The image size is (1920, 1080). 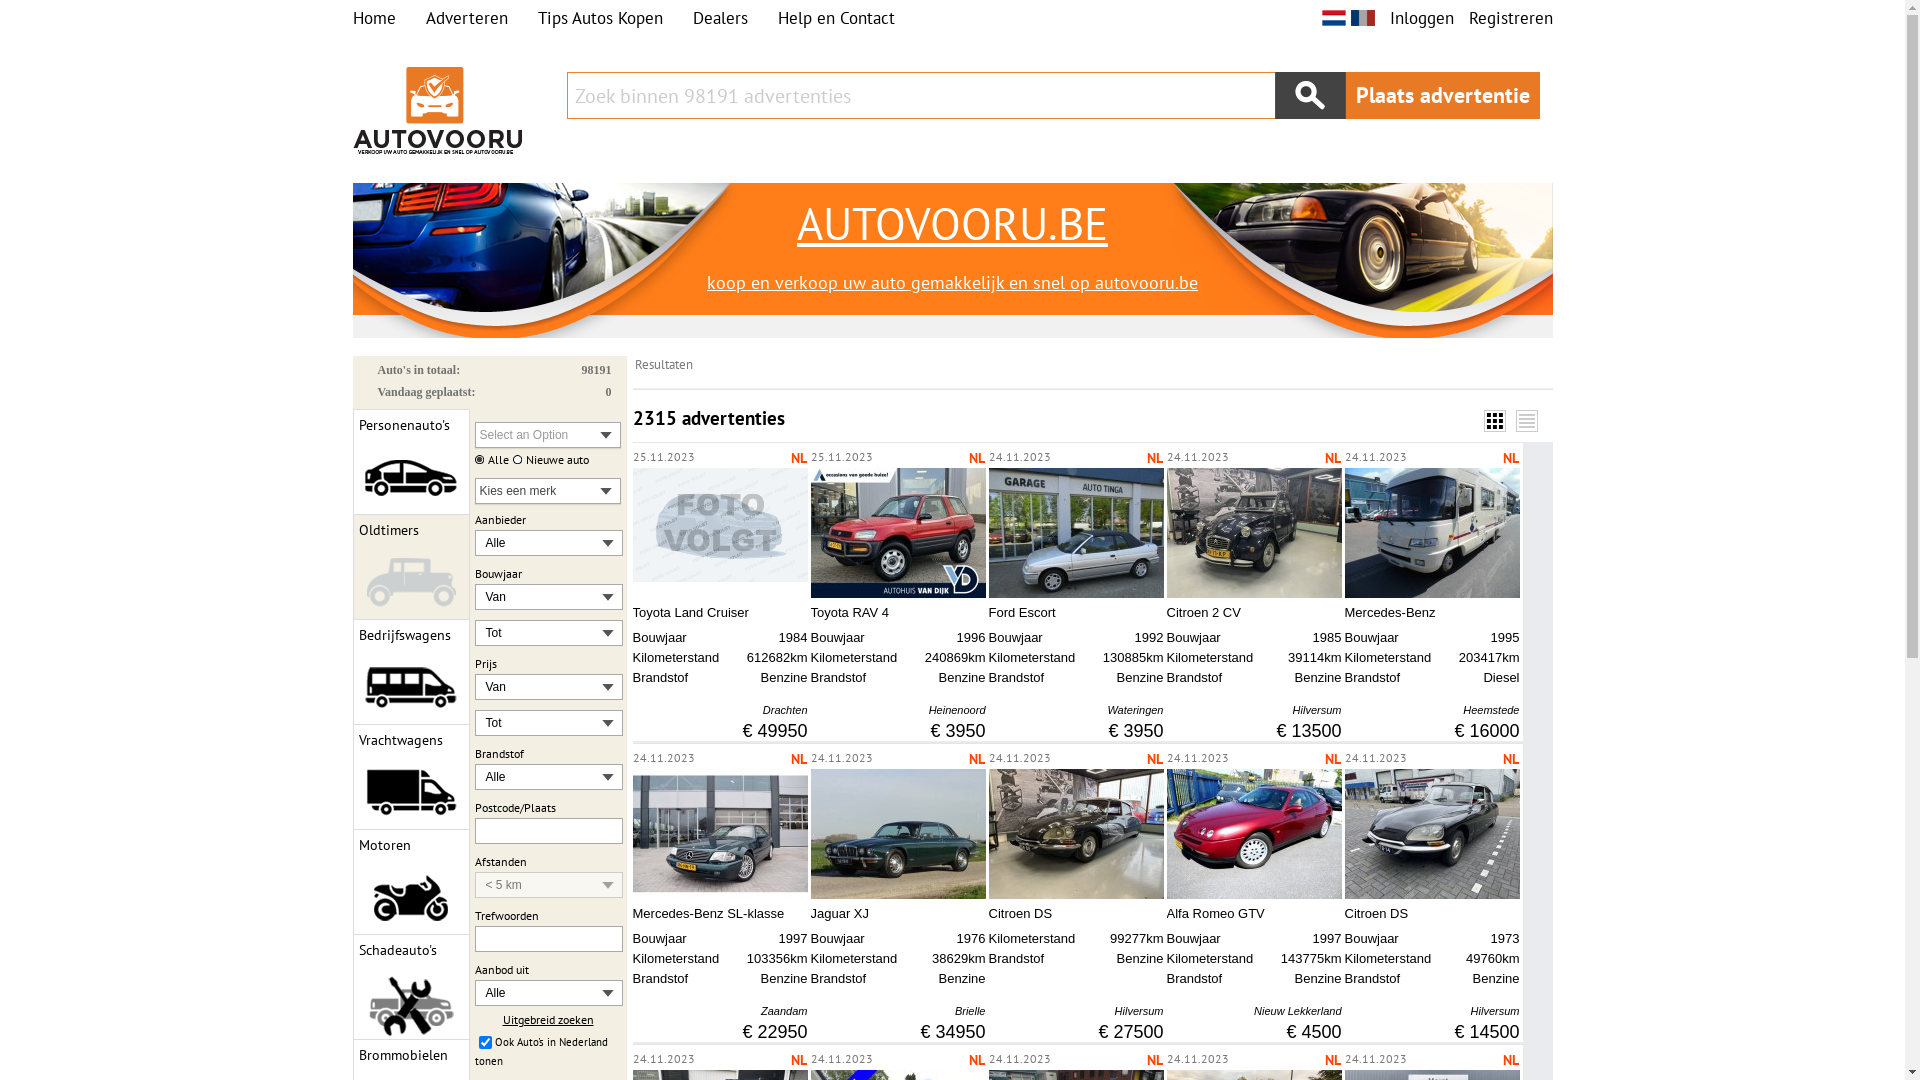 What do you see at coordinates (534, 722) in the screenshot?
I see `'Tot'` at bounding box center [534, 722].